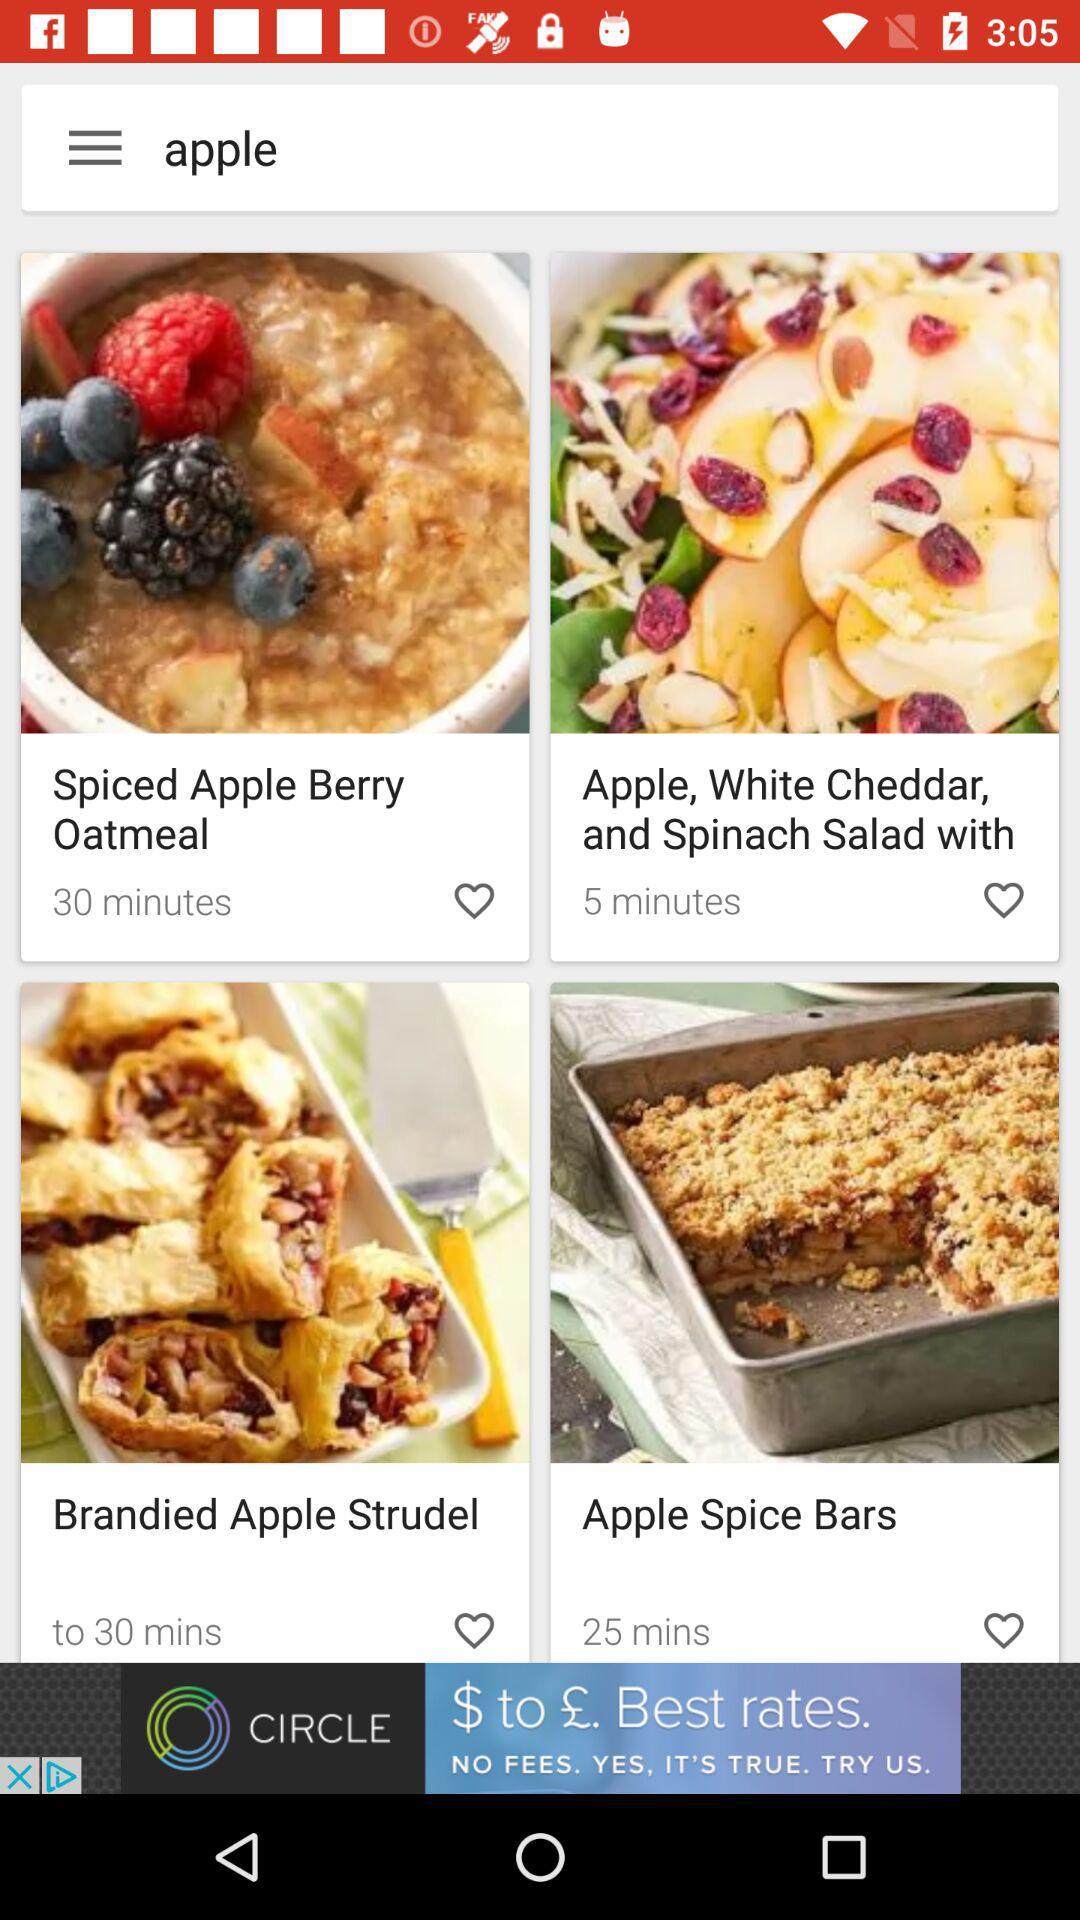  Describe the element at coordinates (1003, 1627) in the screenshot. I see `fourth heart symbol from top and next to grey colour text 25 mins` at that location.